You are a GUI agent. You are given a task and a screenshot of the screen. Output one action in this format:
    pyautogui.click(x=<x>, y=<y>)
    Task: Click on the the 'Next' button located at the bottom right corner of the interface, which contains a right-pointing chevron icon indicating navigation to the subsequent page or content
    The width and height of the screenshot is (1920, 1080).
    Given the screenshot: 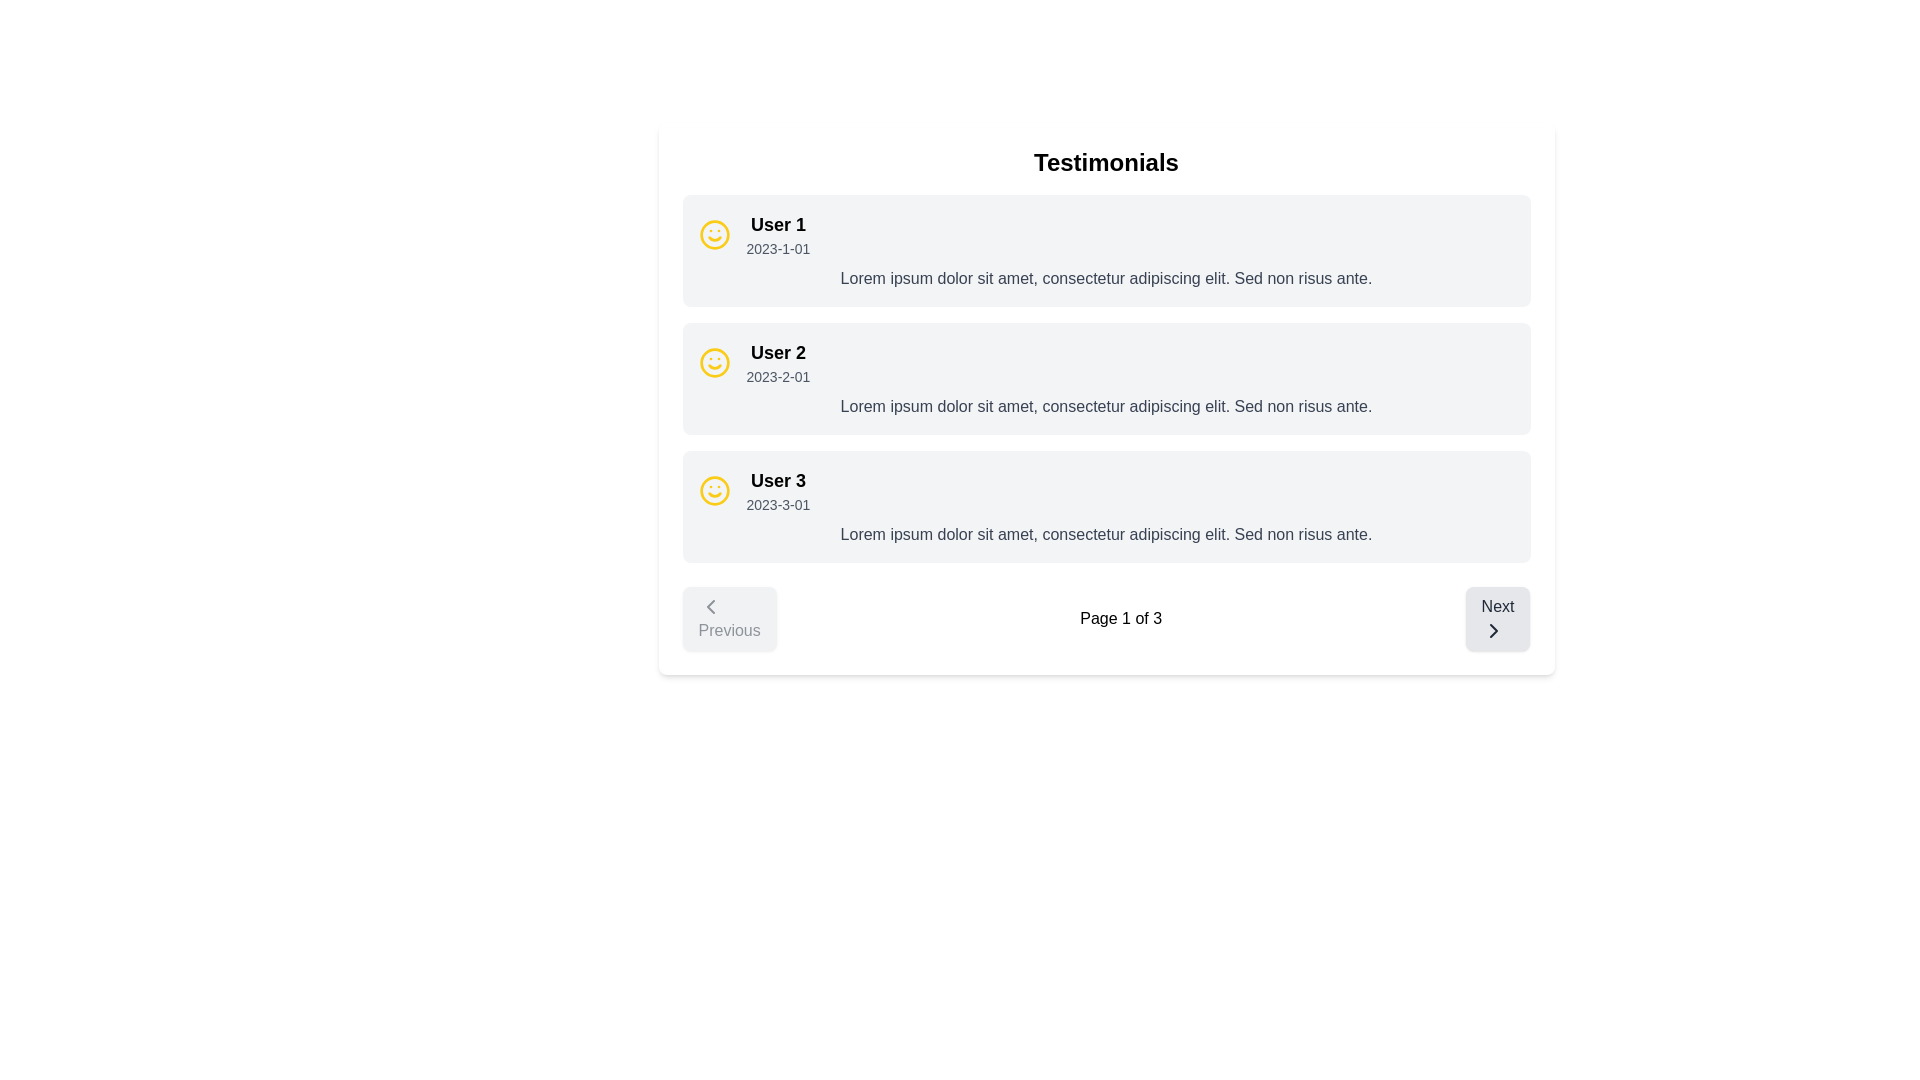 What is the action you would take?
    pyautogui.click(x=1493, y=631)
    